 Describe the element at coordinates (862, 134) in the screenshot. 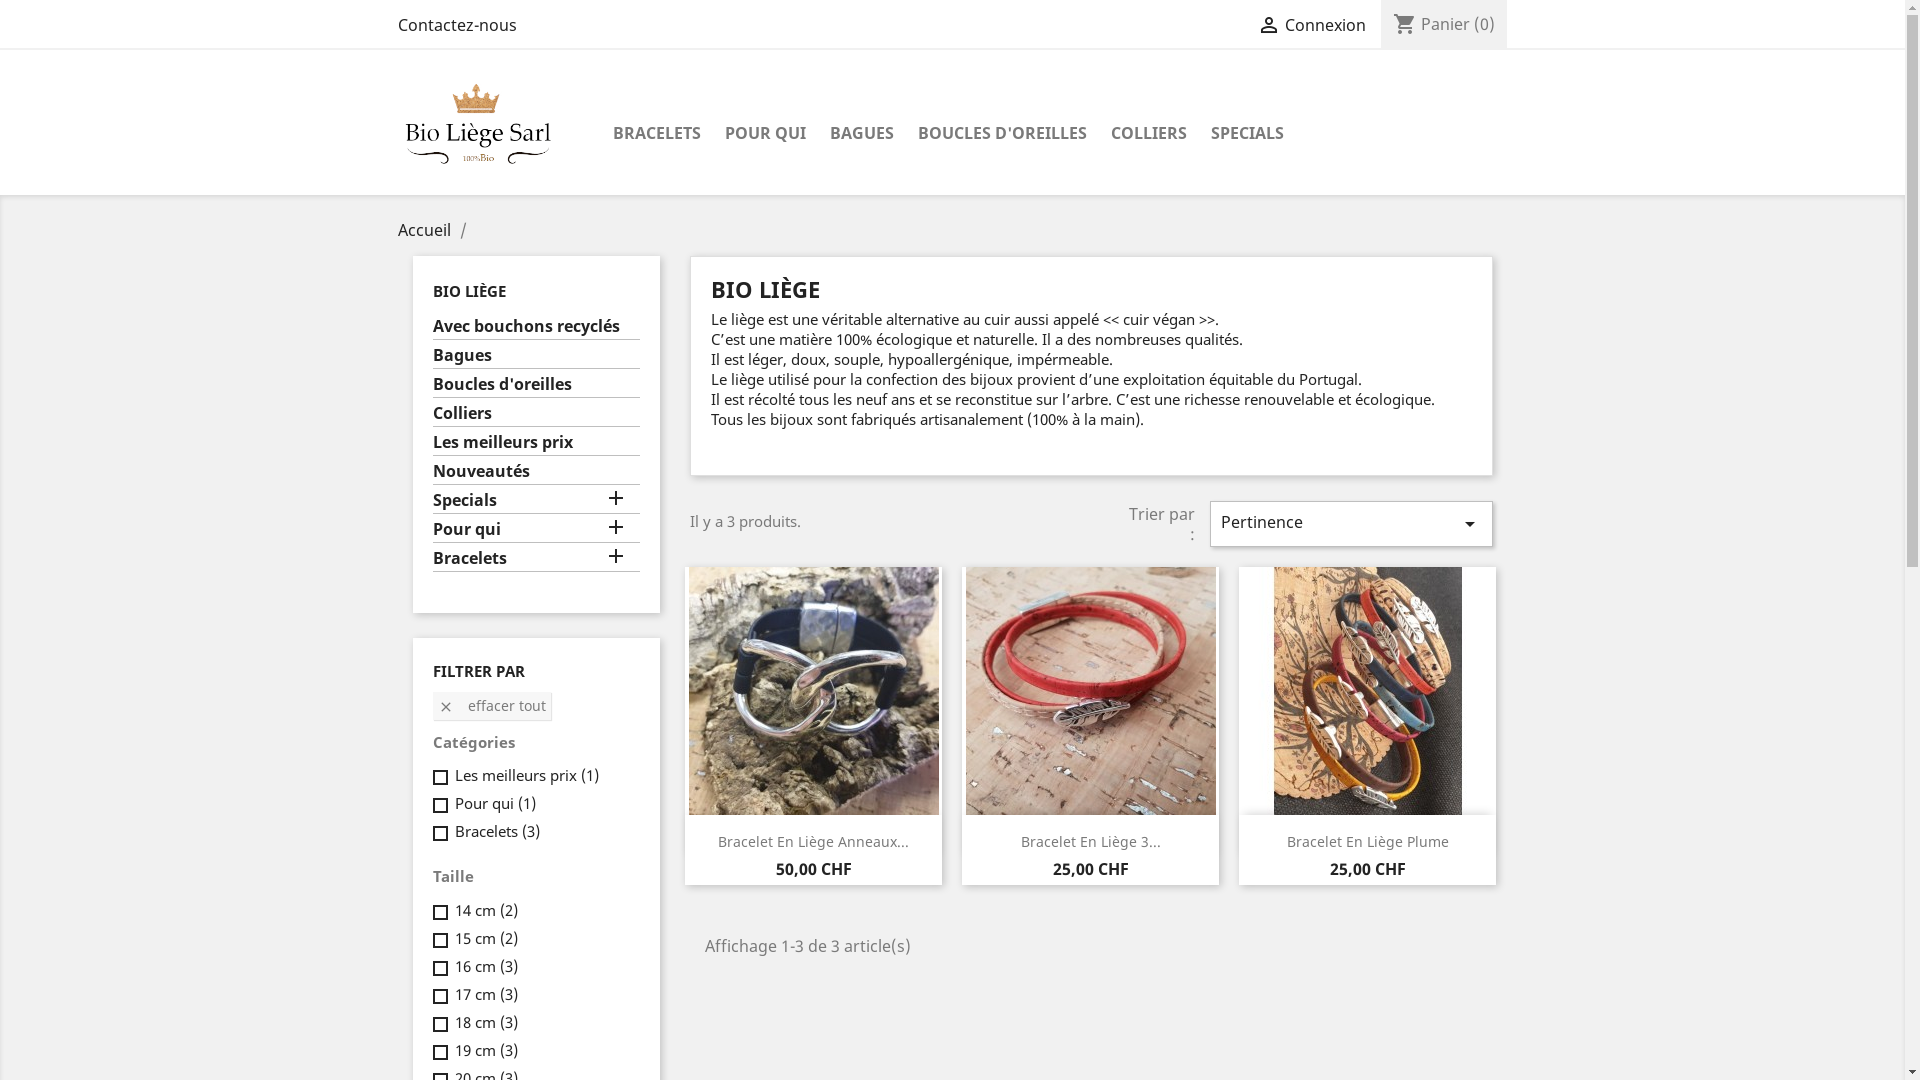

I see `'BAGUES'` at that location.